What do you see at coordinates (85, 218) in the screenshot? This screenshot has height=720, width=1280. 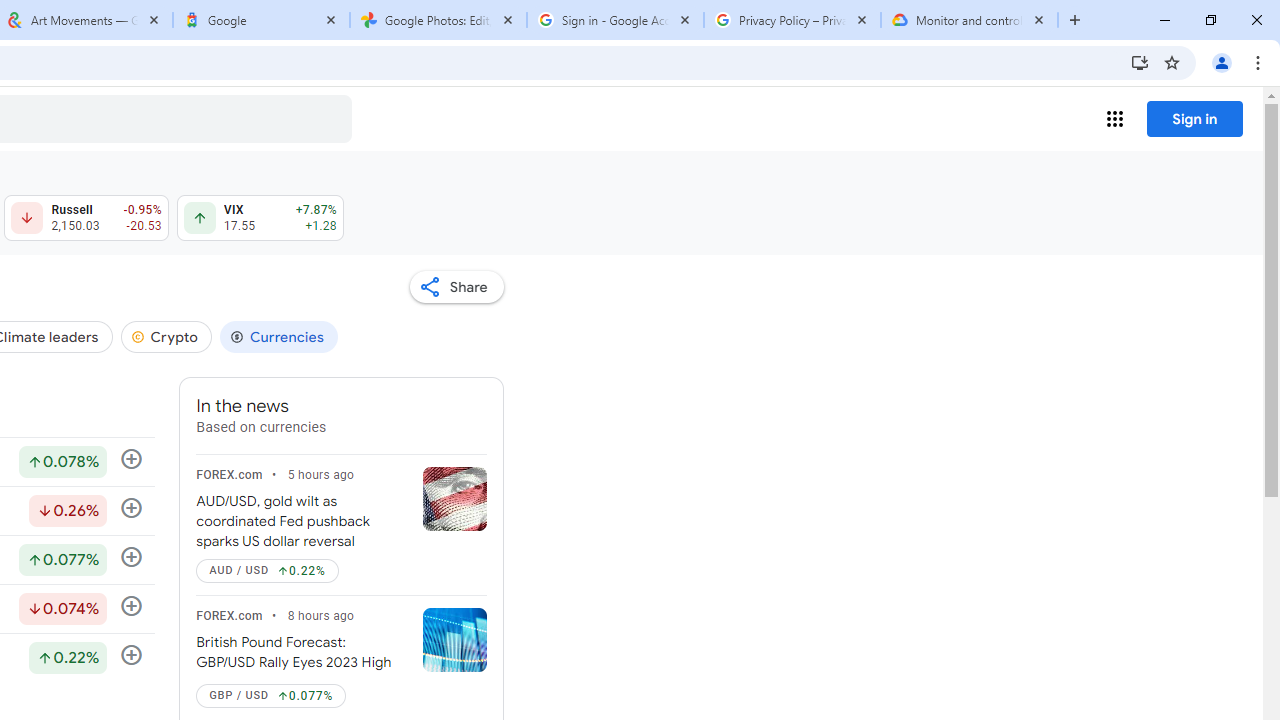 I see `'Russell 2,150.03 Down by 0.95% -20.53'` at bounding box center [85, 218].